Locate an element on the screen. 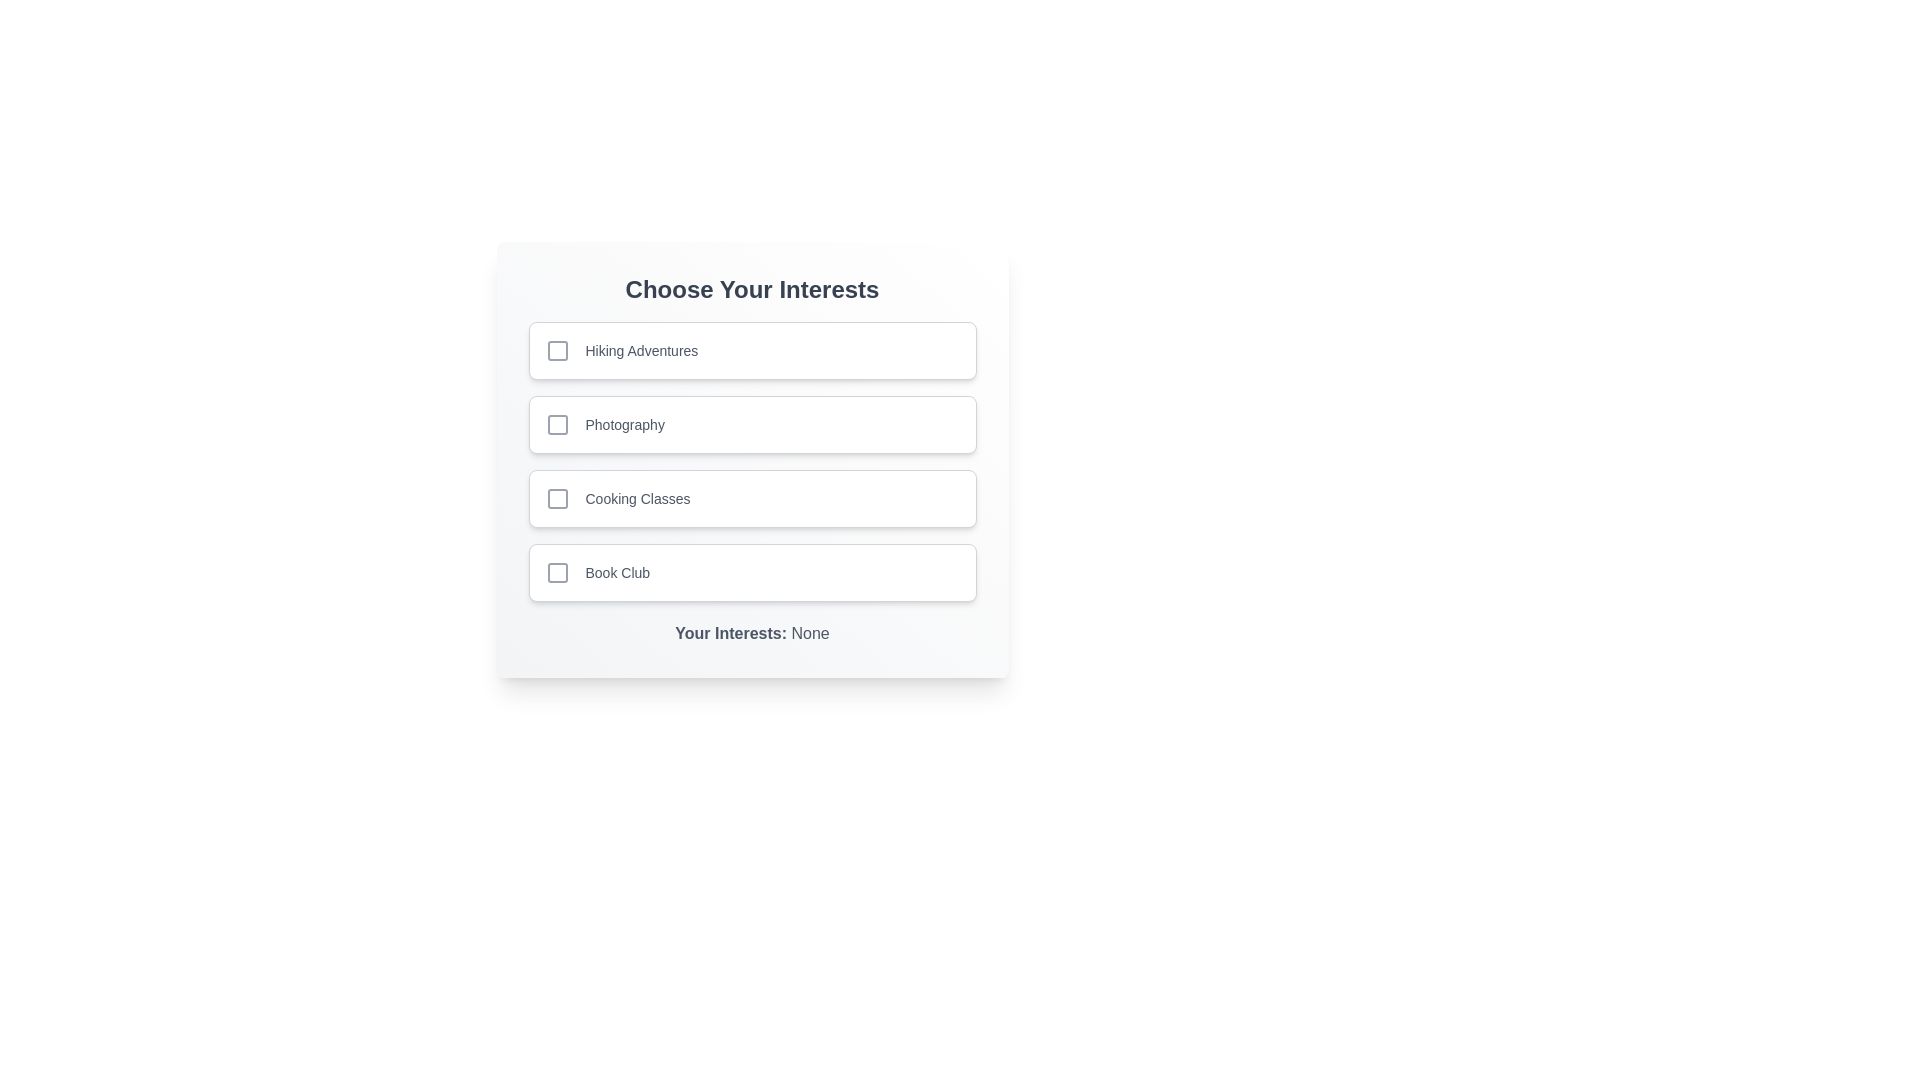 The image size is (1920, 1080). text label identifying the associated selectable option 'Book Club' within the bottommost item of the vertically arranged list, located to the immediate right of the square checkbox icon is located at coordinates (616, 573).